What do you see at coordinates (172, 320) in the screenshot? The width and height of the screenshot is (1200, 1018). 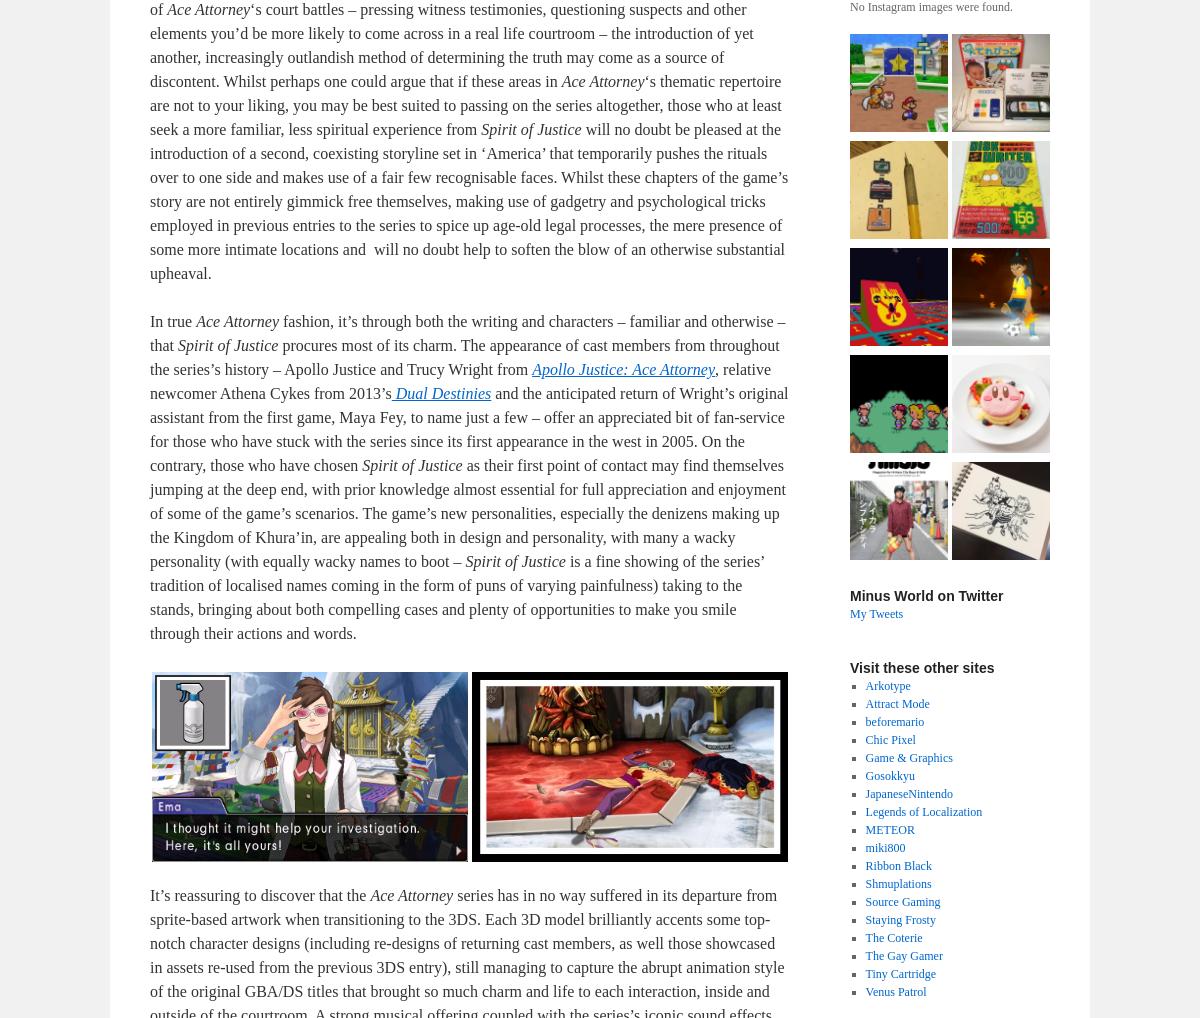 I see `'In true'` at bounding box center [172, 320].